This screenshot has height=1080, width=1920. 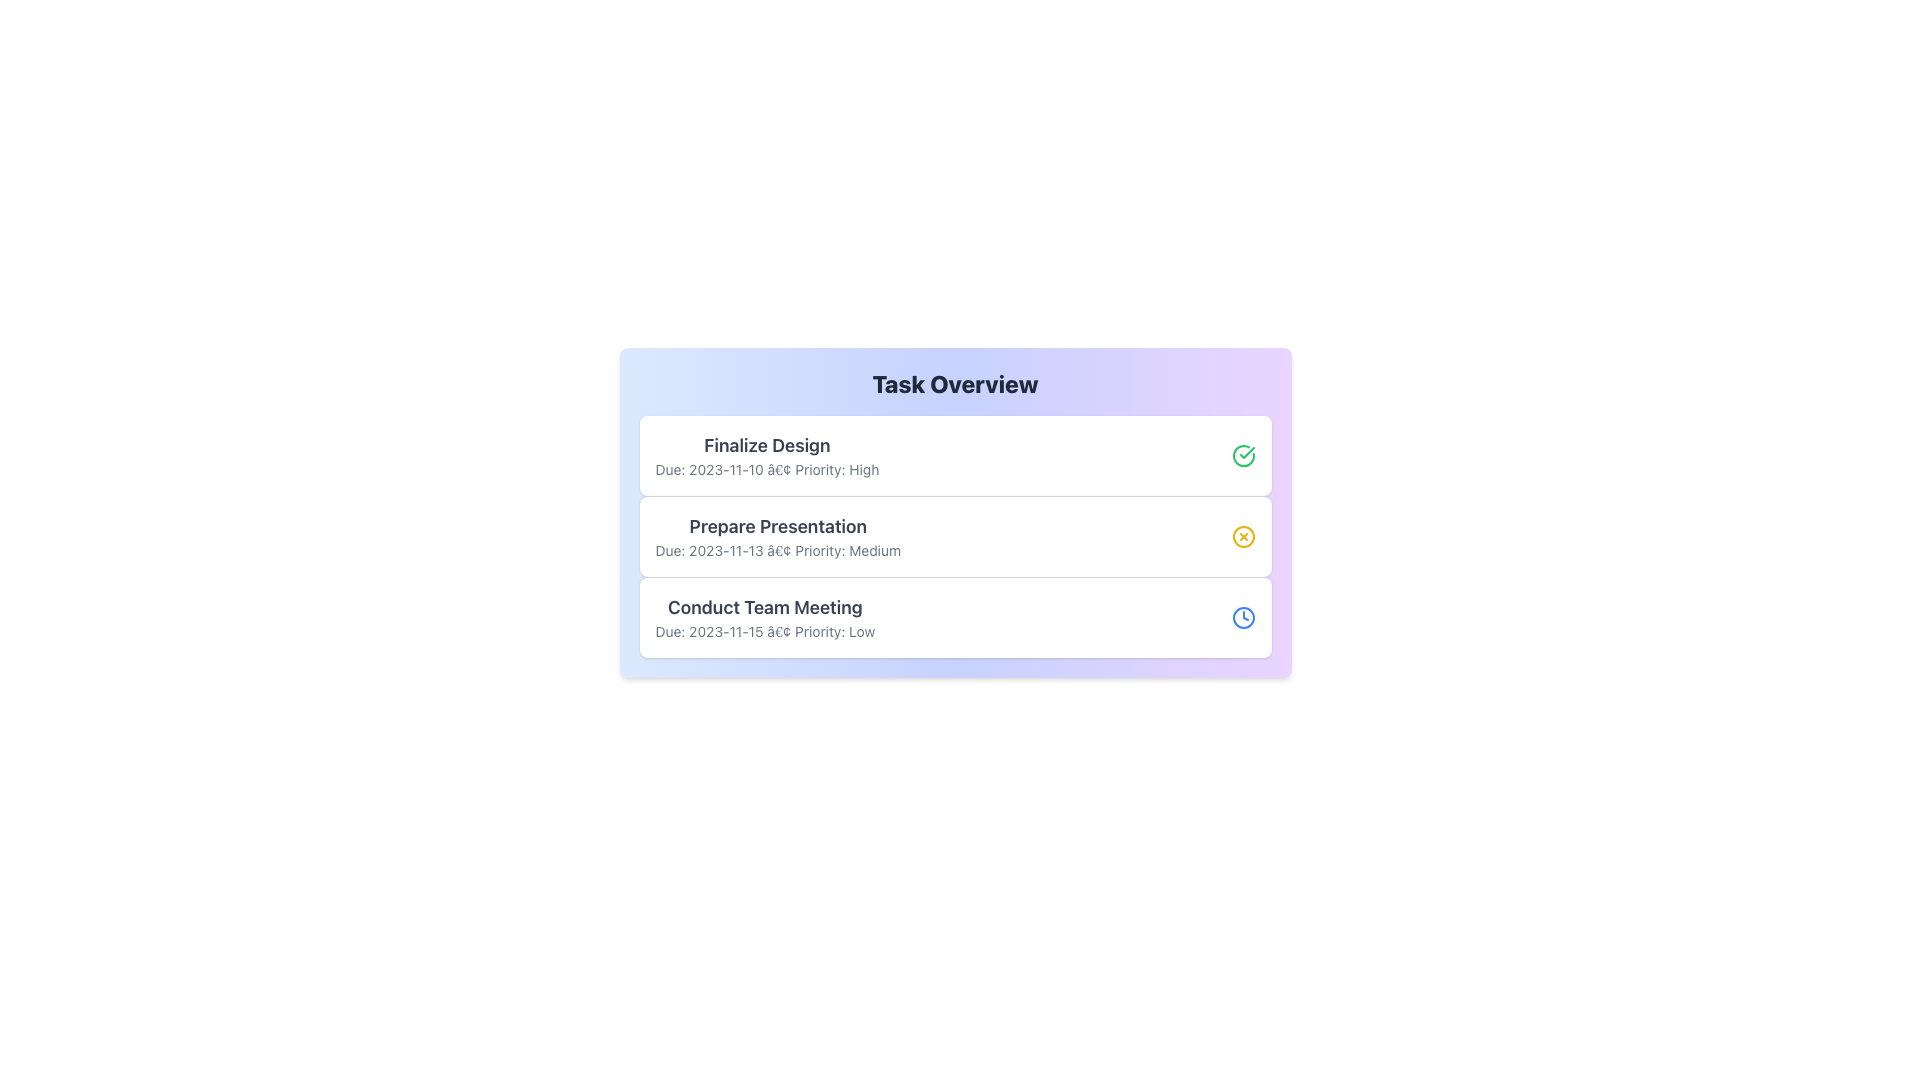 What do you see at coordinates (1242, 535) in the screenshot?
I see `the circular outline of the yellow icon indicating the task 'Prepare Presentation' in the task list` at bounding box center [1242, 535].